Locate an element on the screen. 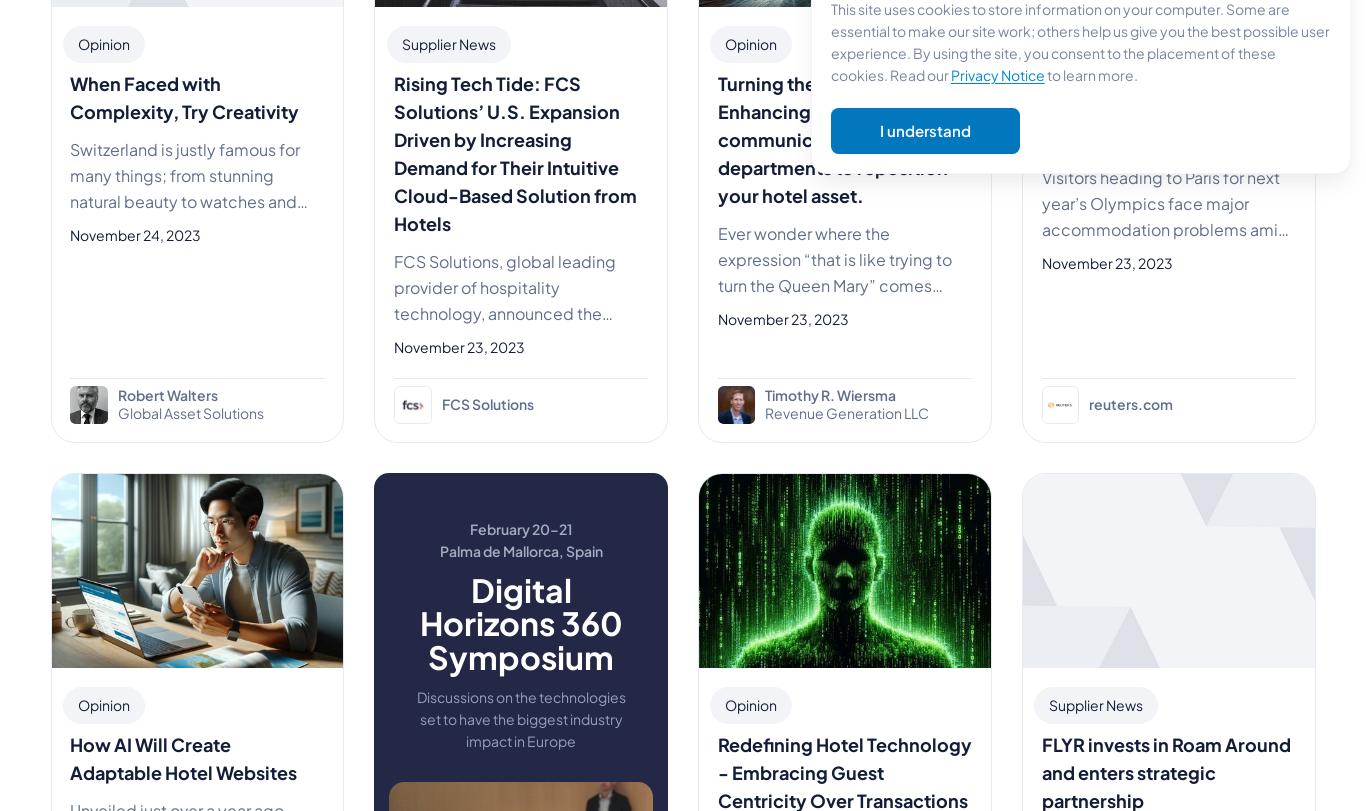 The height and width of the screenshot is (811, 1366). 'Revenue Generation LLC' is located at coordinates (846, 410).